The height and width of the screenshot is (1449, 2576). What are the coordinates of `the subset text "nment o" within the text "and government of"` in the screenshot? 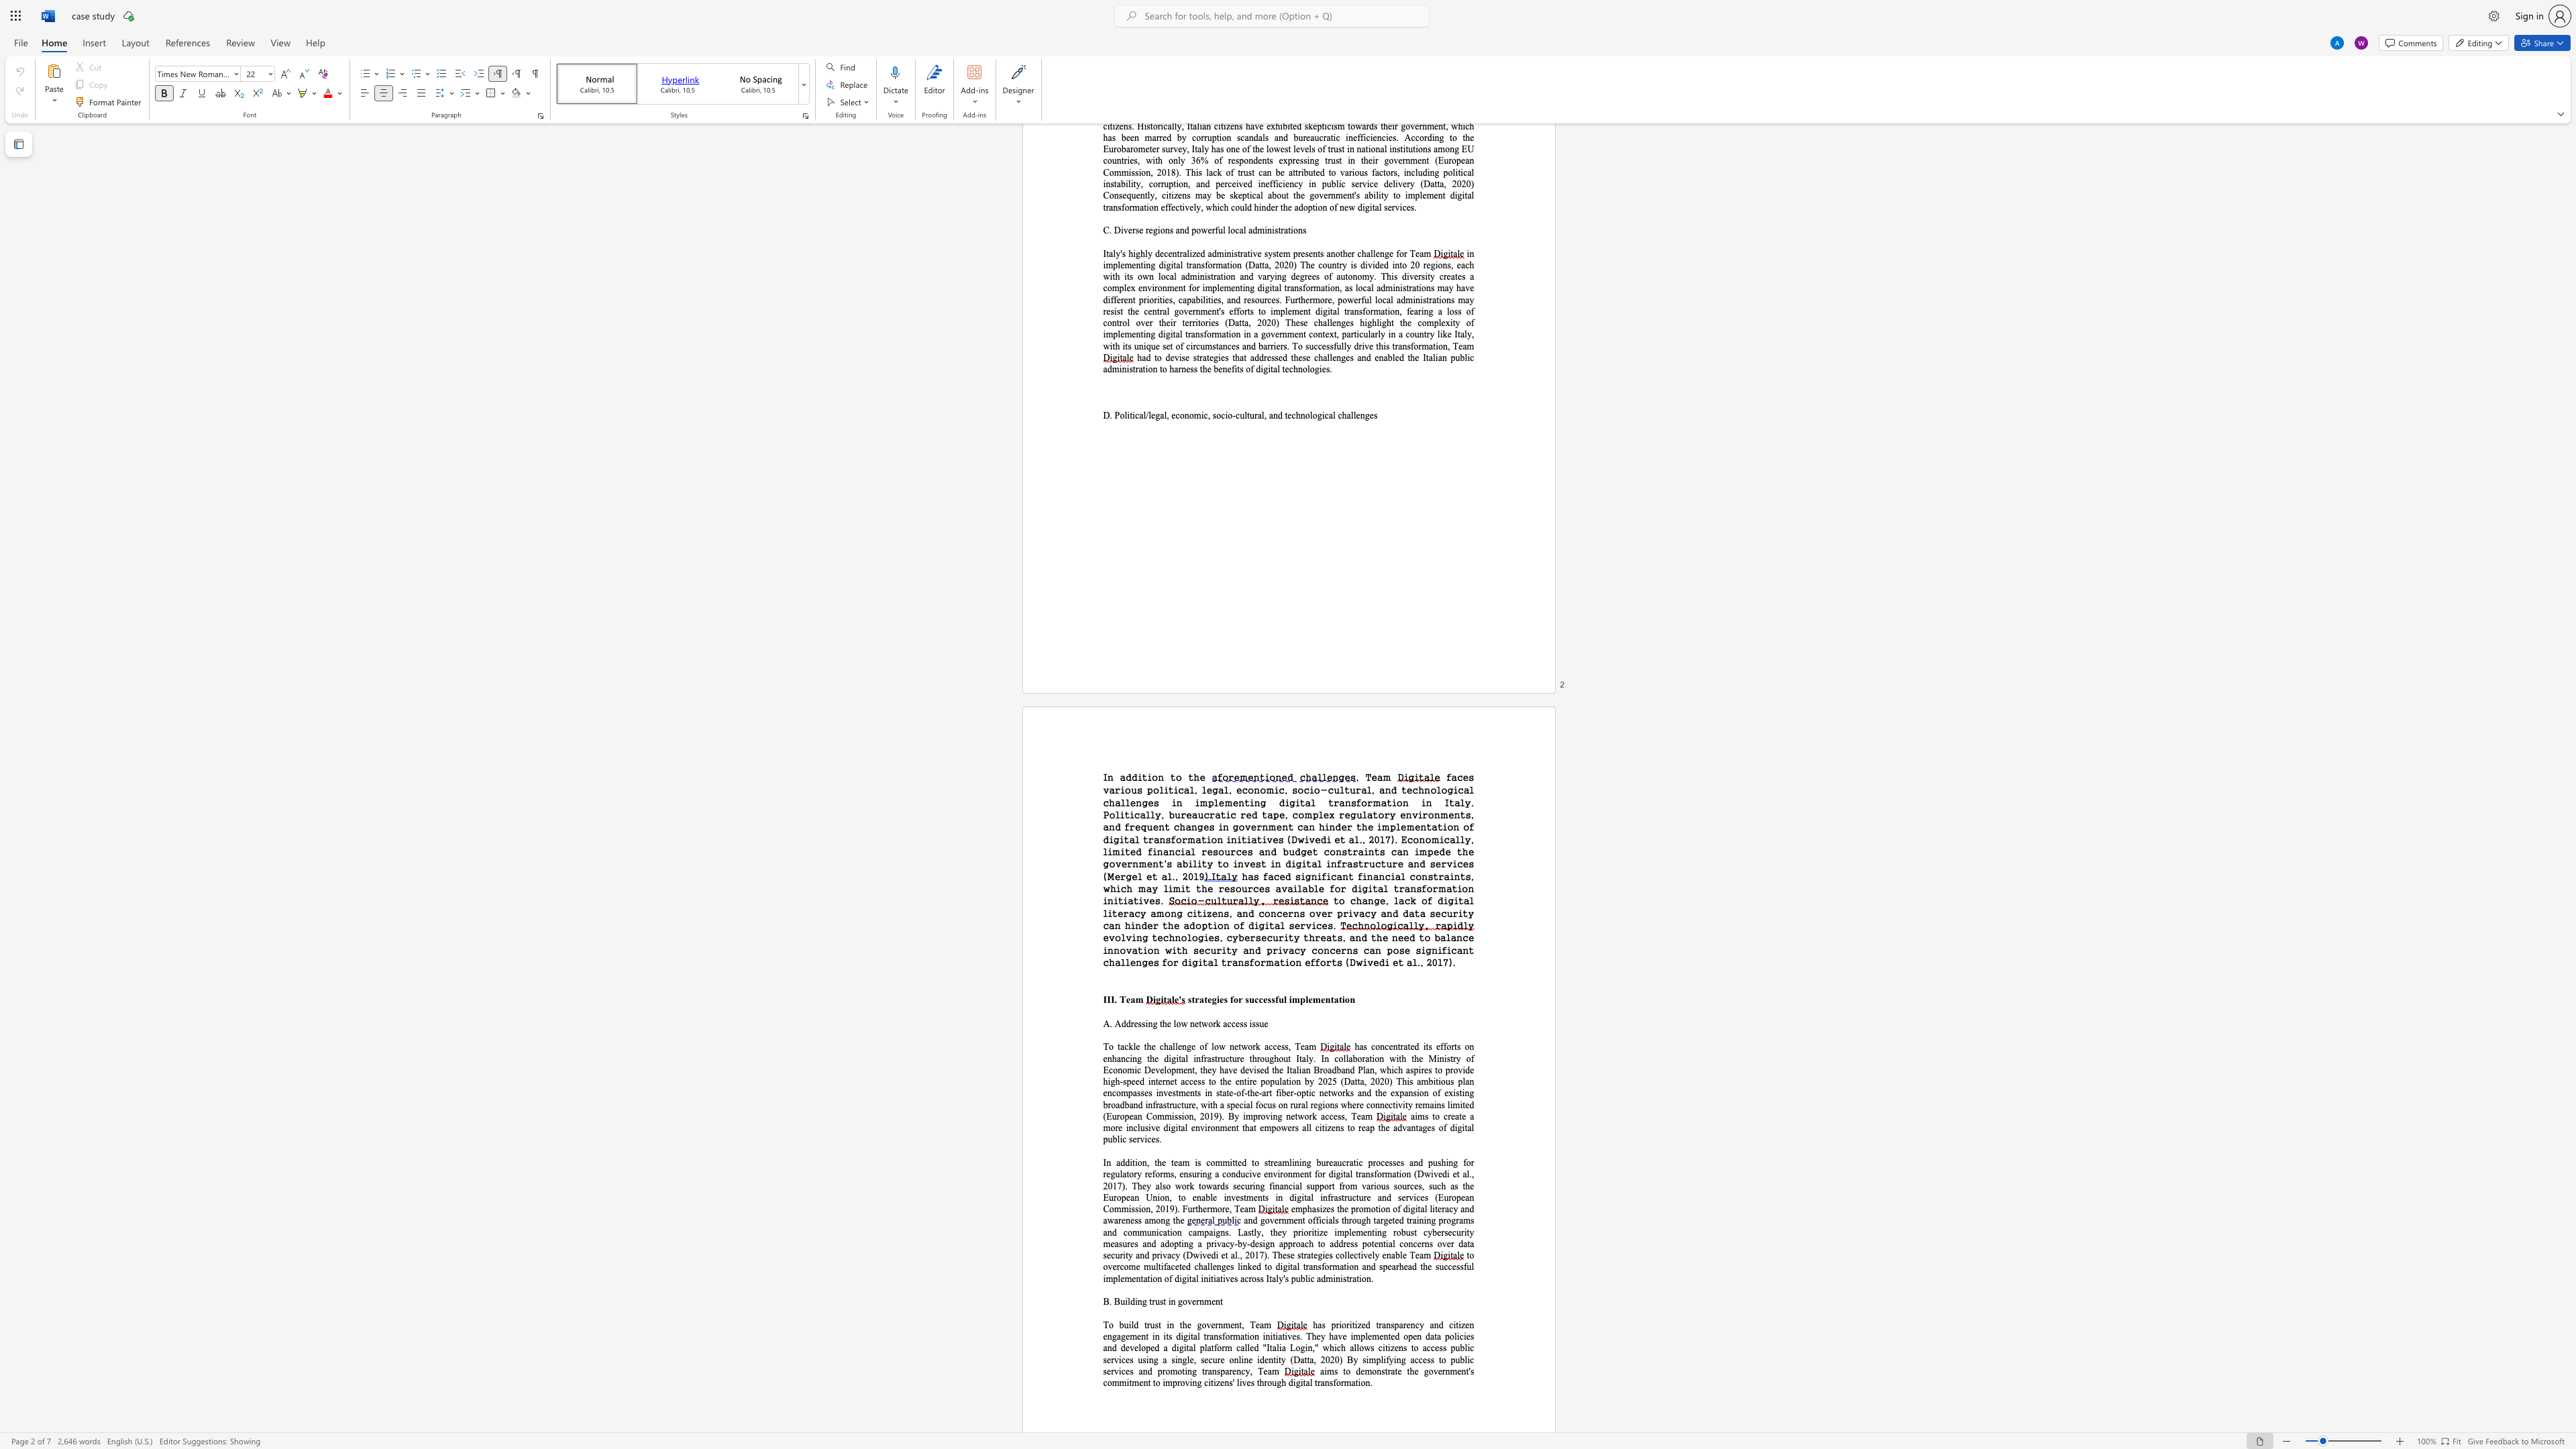 It's located at (1280, 1220).